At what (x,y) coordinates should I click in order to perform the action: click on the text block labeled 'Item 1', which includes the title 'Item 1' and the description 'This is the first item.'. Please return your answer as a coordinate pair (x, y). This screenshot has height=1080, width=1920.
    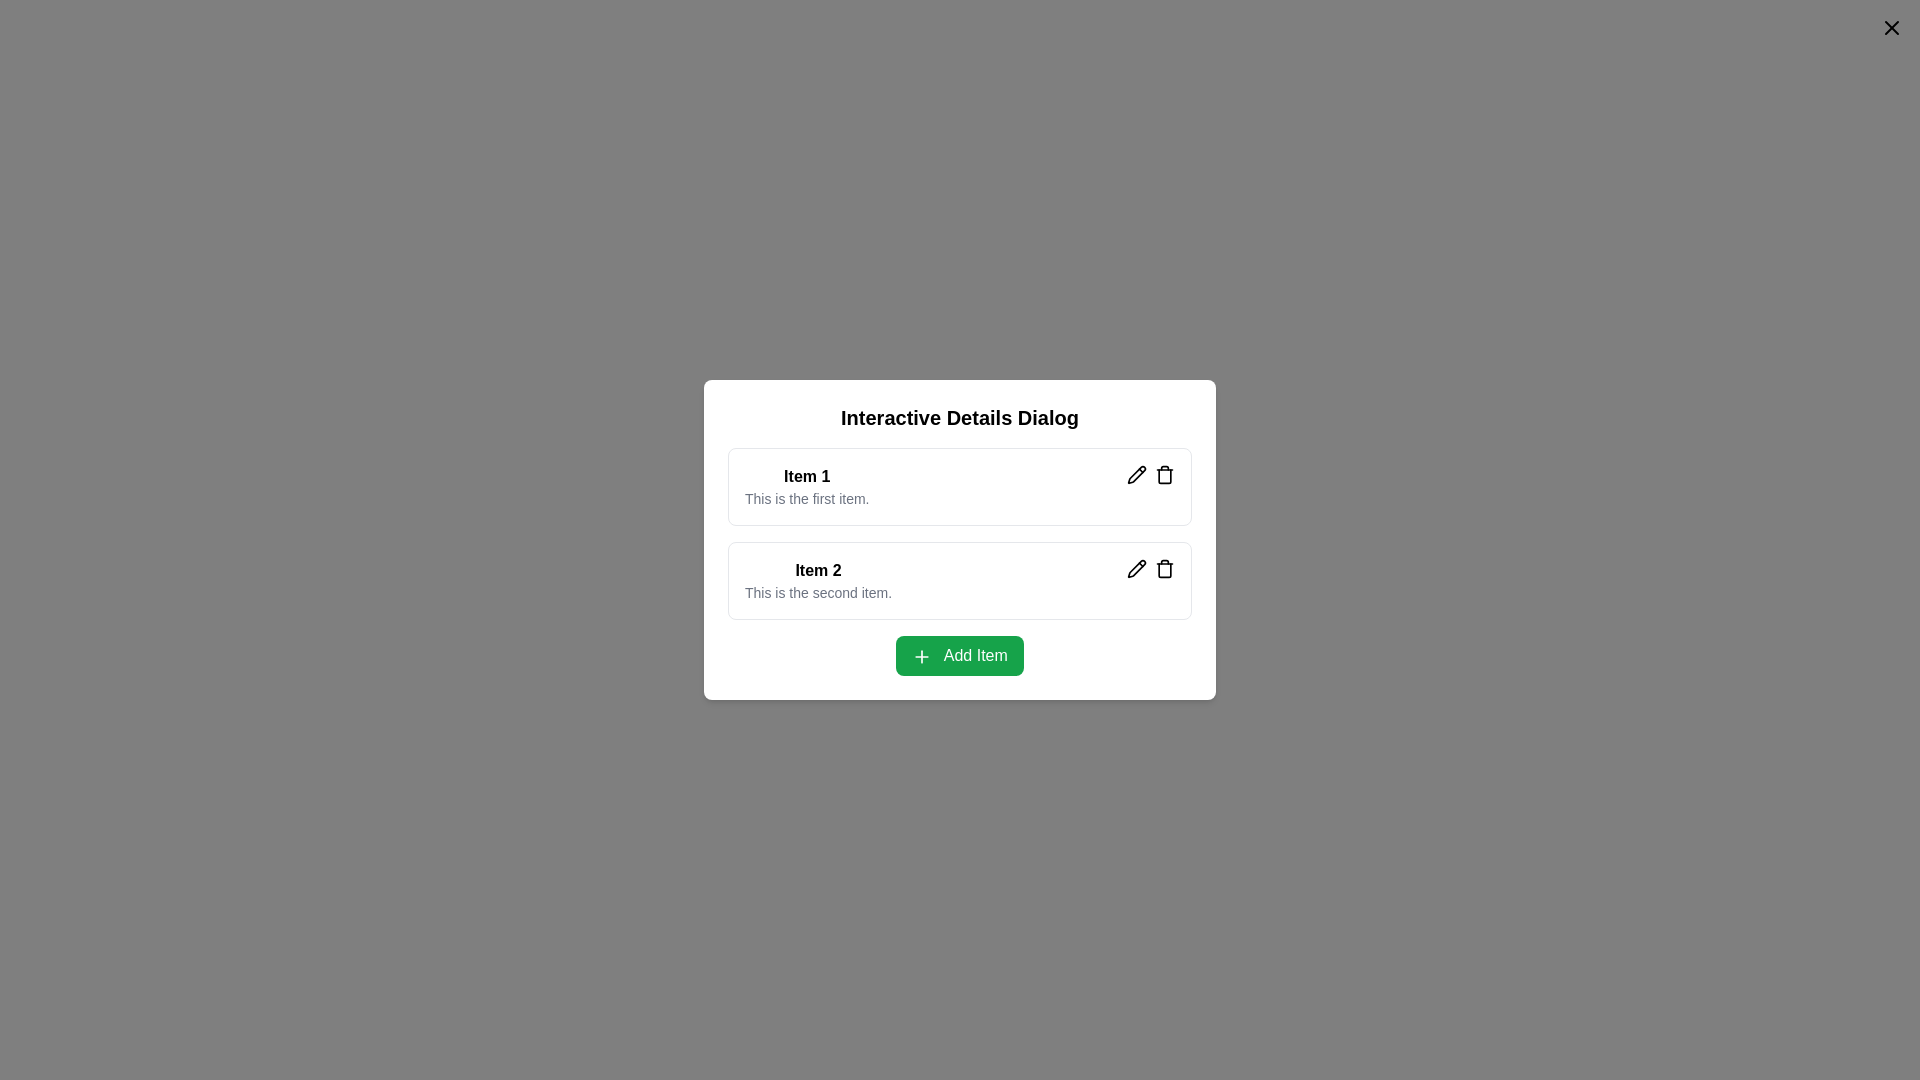
    Looking at the image, I should click on (807, 486).